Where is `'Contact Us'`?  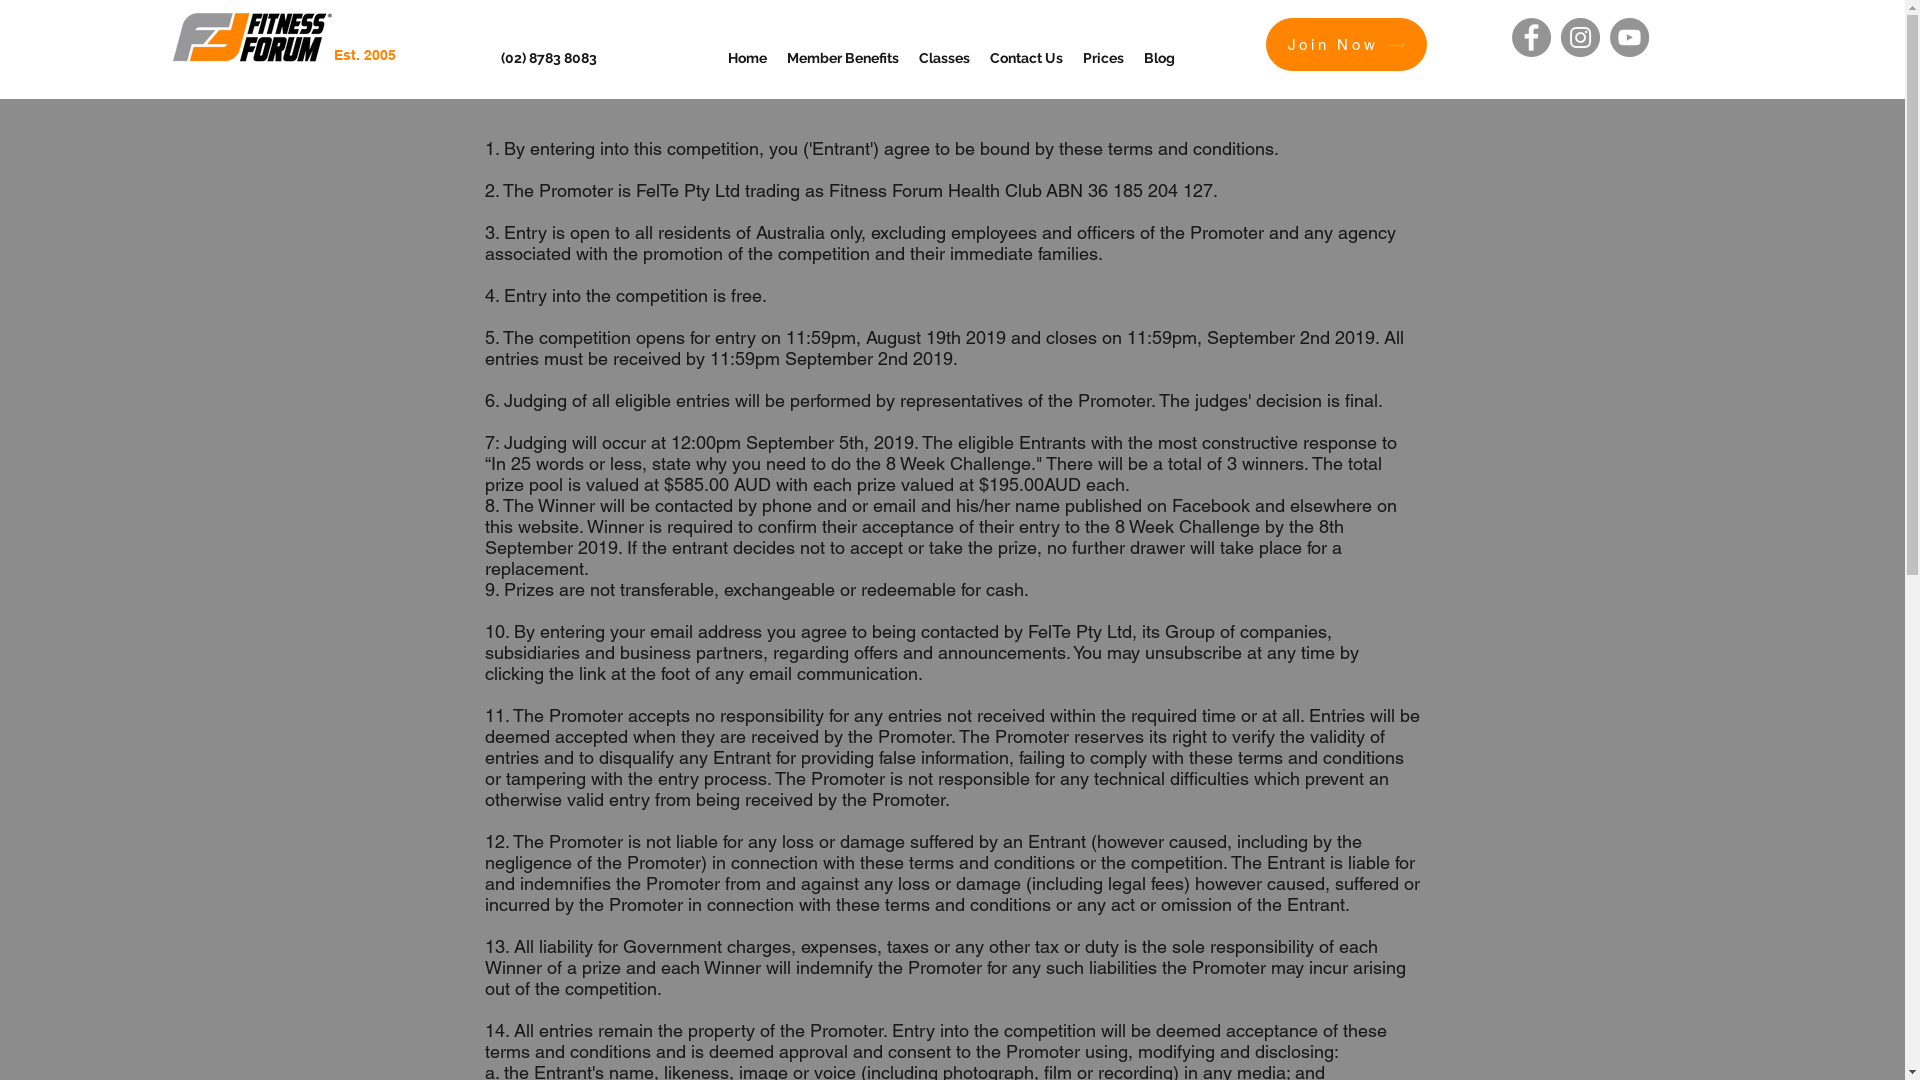 'Contact Us' is located at coordinates (1026, 56).